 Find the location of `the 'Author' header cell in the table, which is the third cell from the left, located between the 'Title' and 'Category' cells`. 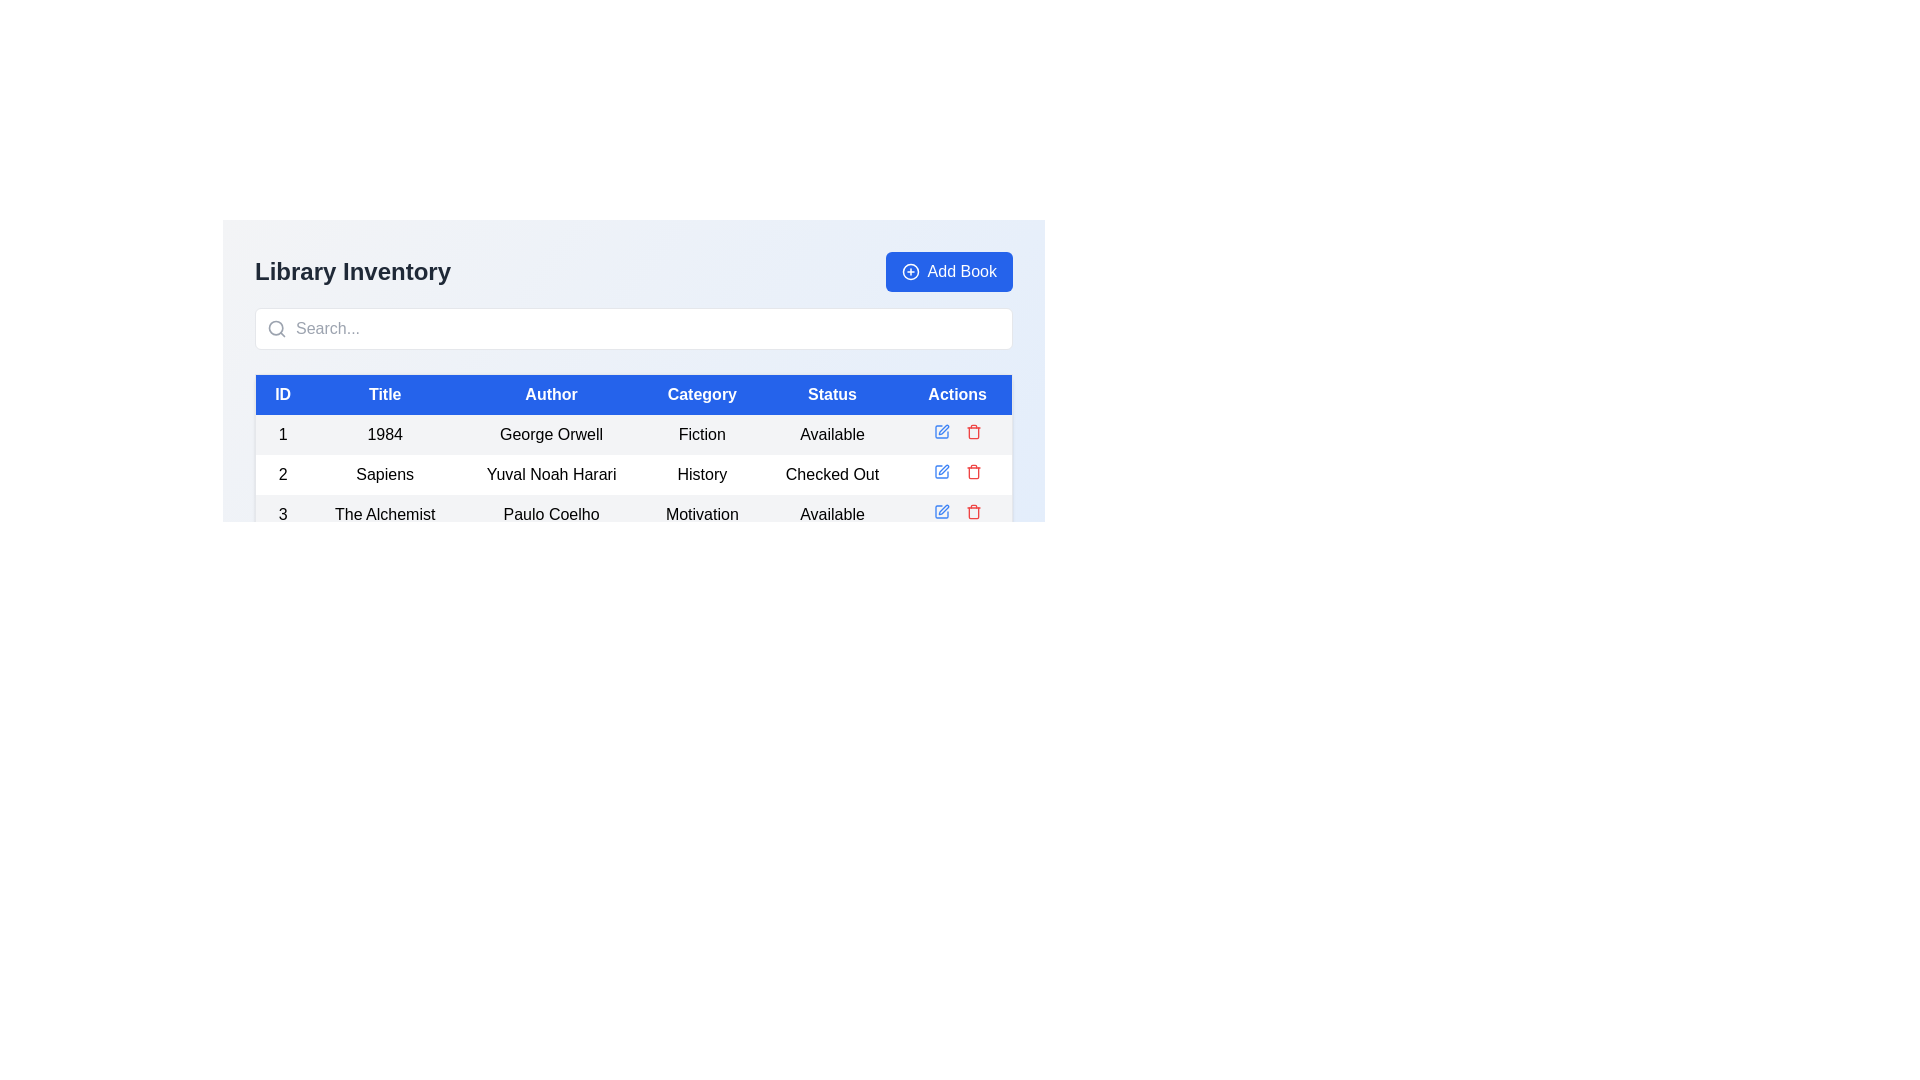

the 'Author' header cell in the table, which is the third cell from the left, located between the 'Title' and 'Category' cells is located at coordinates (551, 394).